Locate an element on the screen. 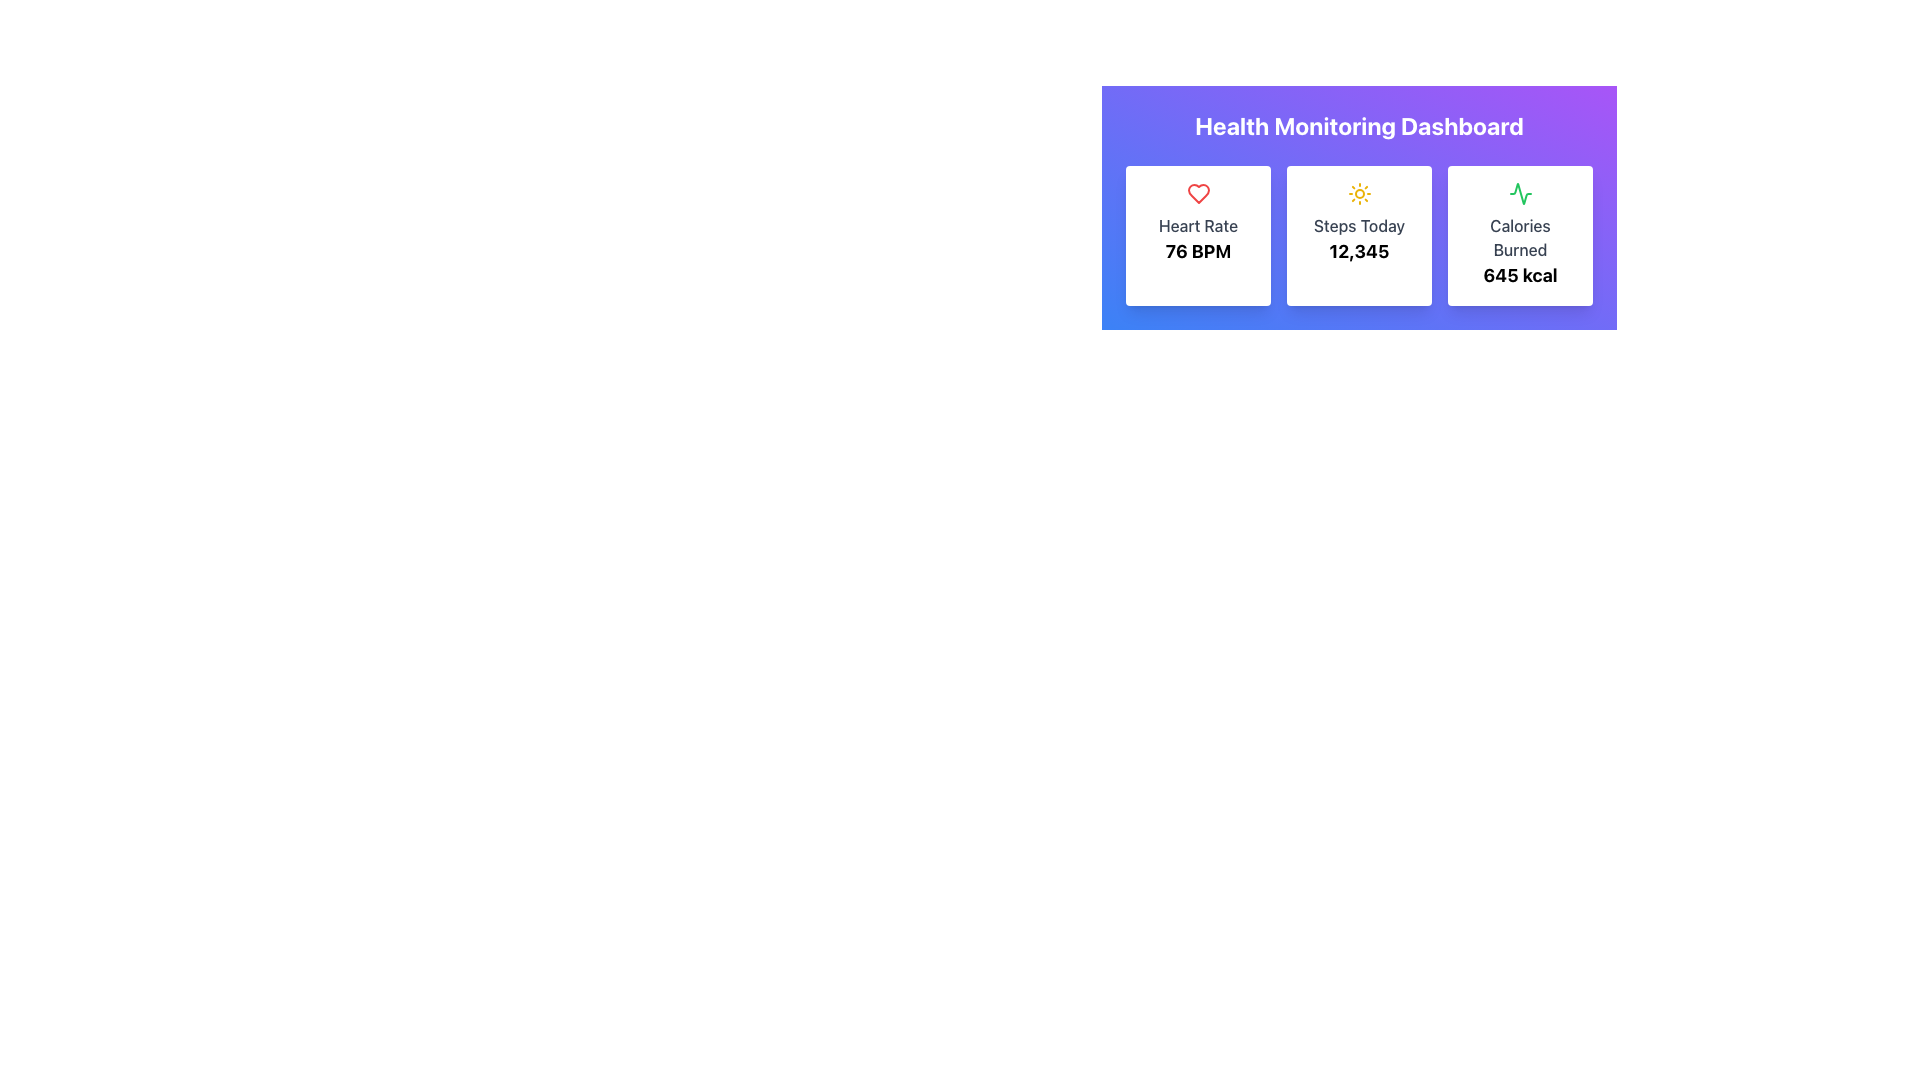 The image size is (1920, 1080). the Heart Rate icon, which is the first icon in the leftmost card of three horizontally aligned cards, centrally located at the top of its card is located at coordinates (1198, 193).